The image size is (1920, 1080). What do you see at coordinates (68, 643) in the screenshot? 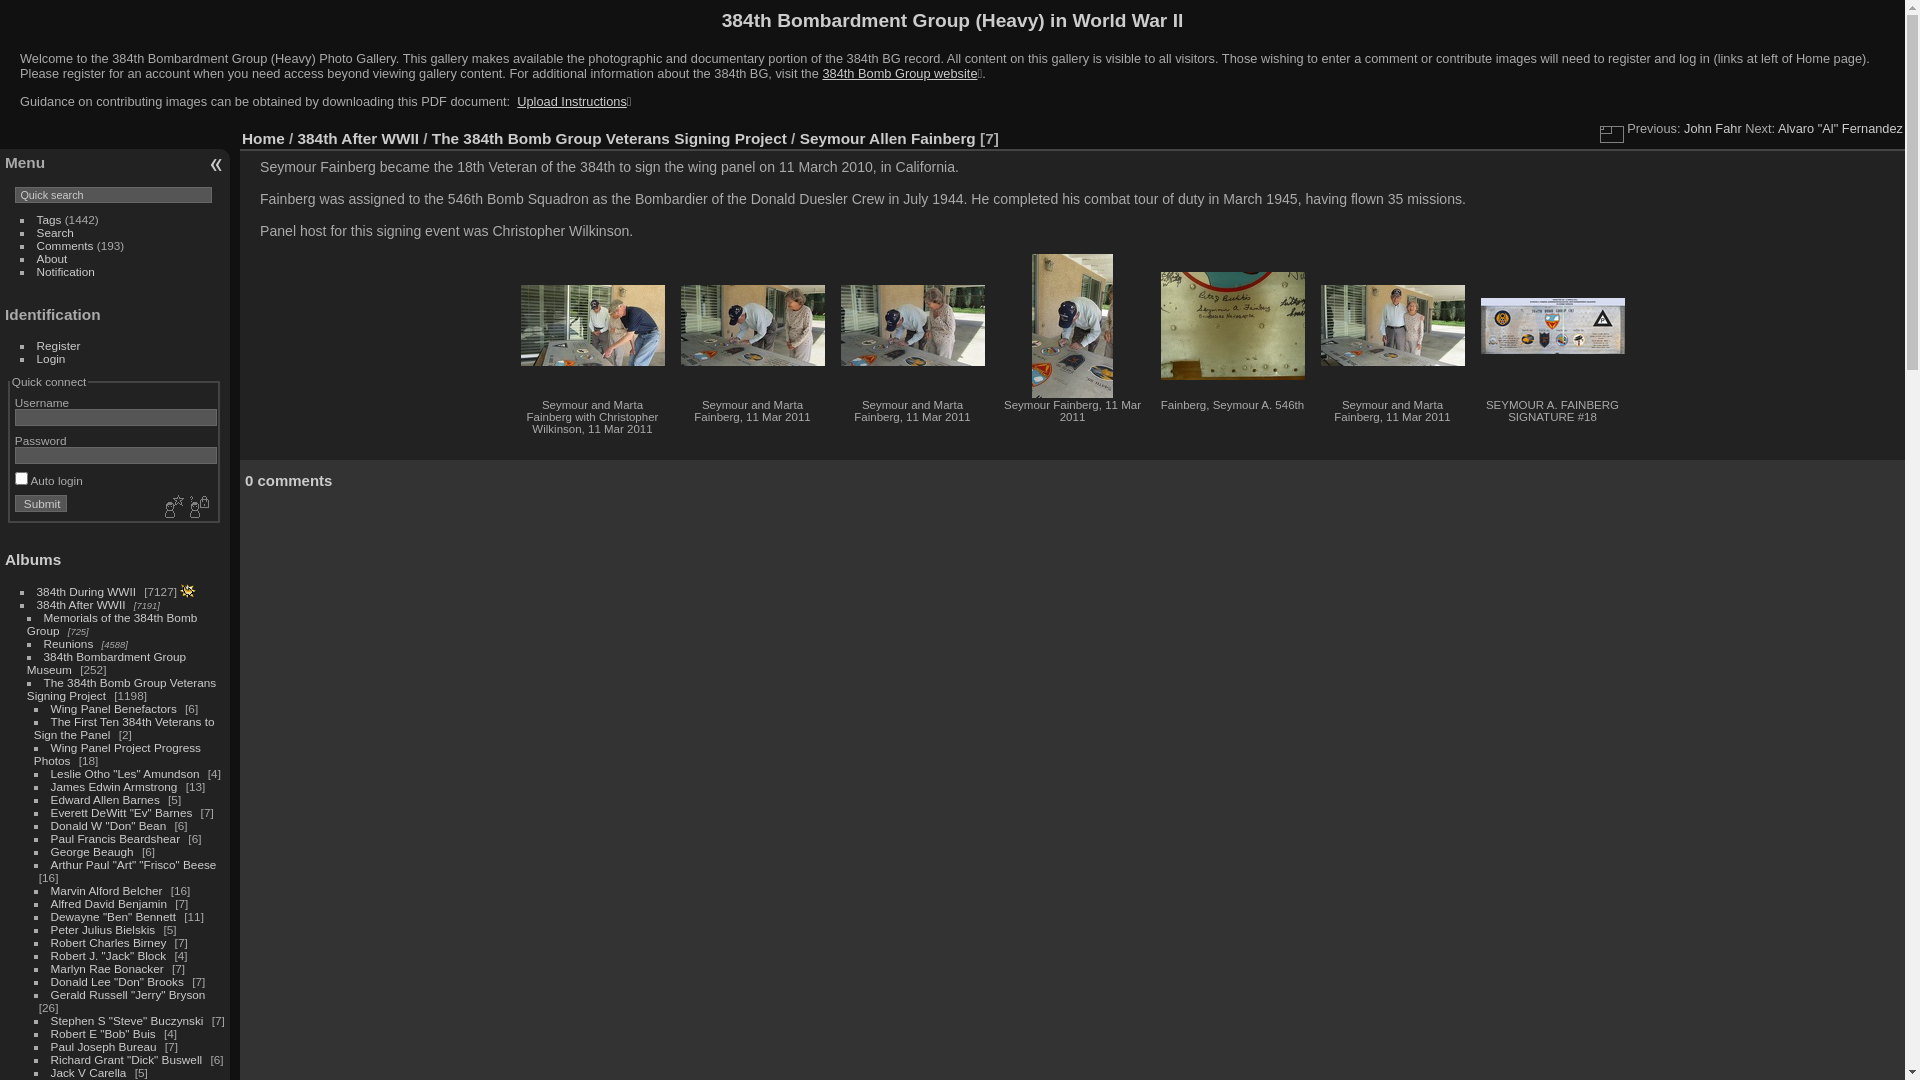
I see `'Reunions'` at bounding box center [68, 643].